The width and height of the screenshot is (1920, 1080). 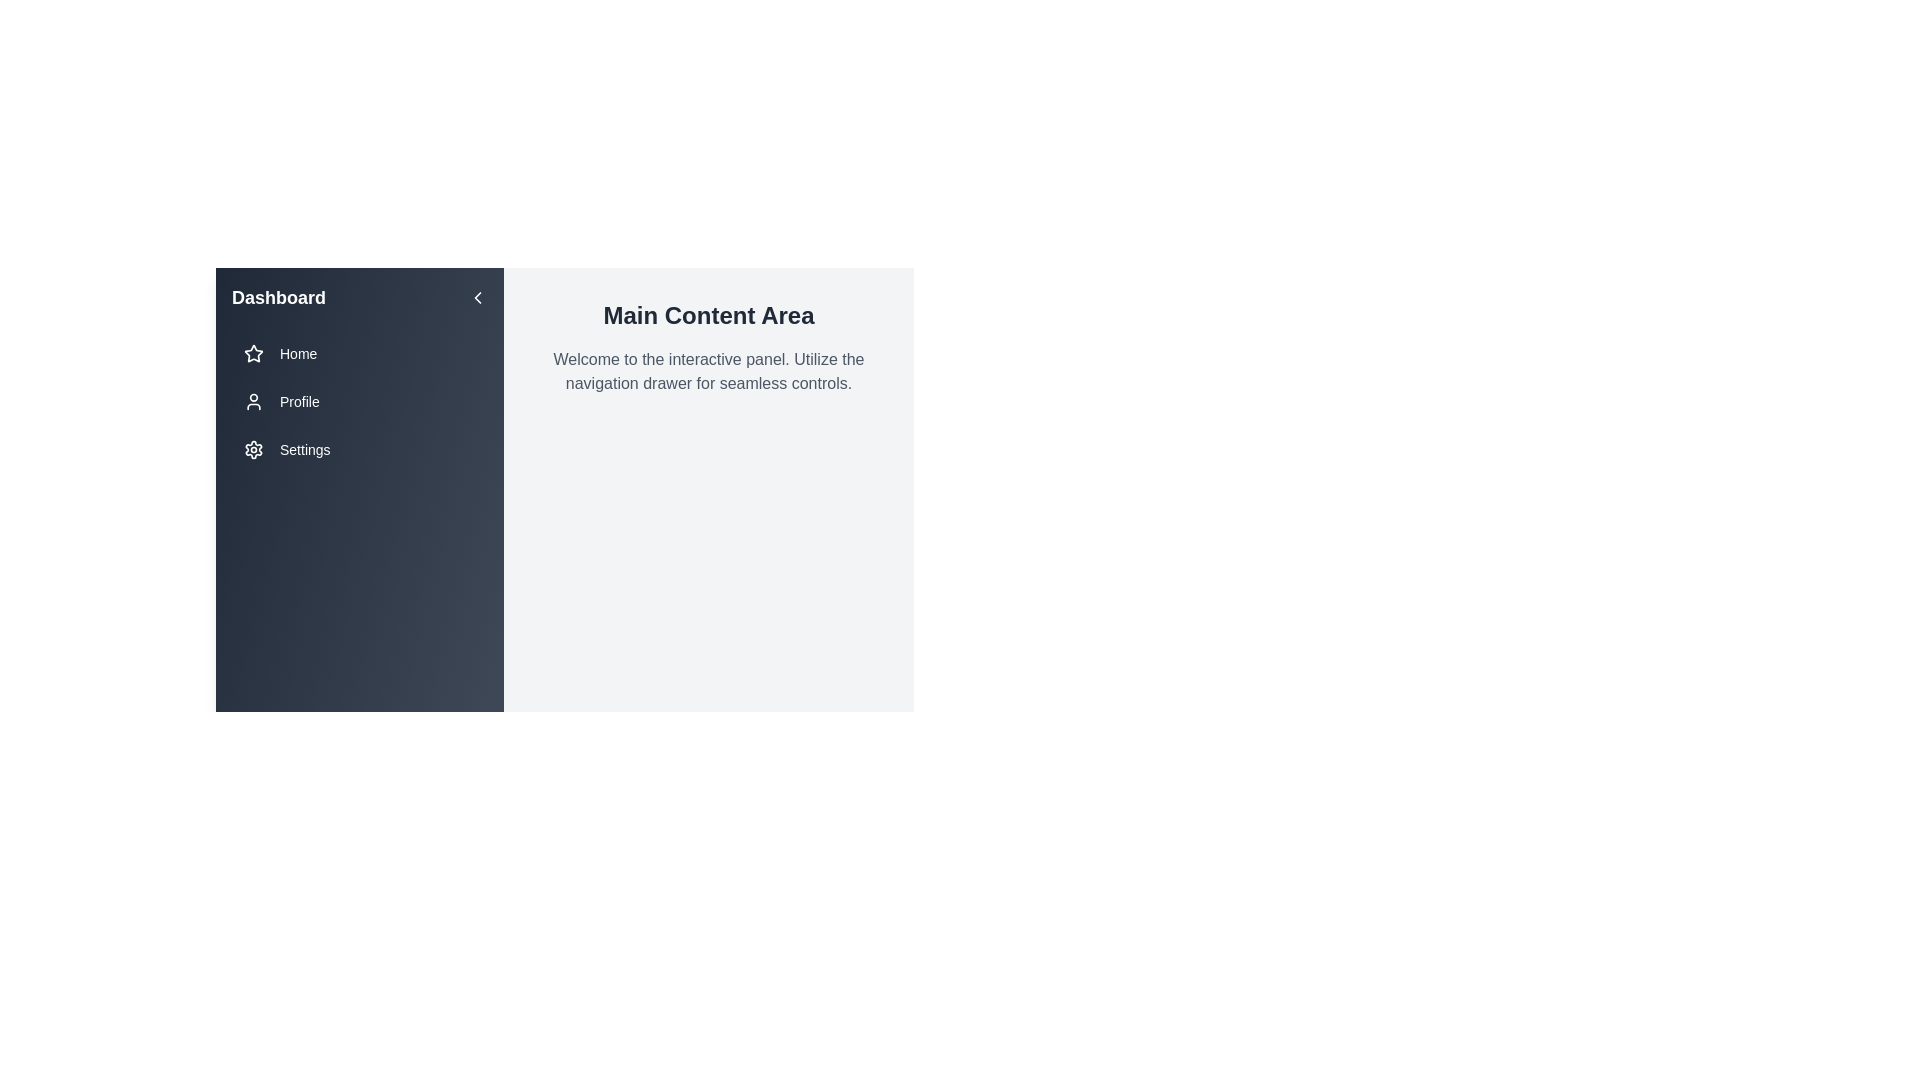 I want to click on the navigation button located at the top-right corner of the sidebar, aligned horizontally with the 'Dashboard' text, so click(x=477, y=297).